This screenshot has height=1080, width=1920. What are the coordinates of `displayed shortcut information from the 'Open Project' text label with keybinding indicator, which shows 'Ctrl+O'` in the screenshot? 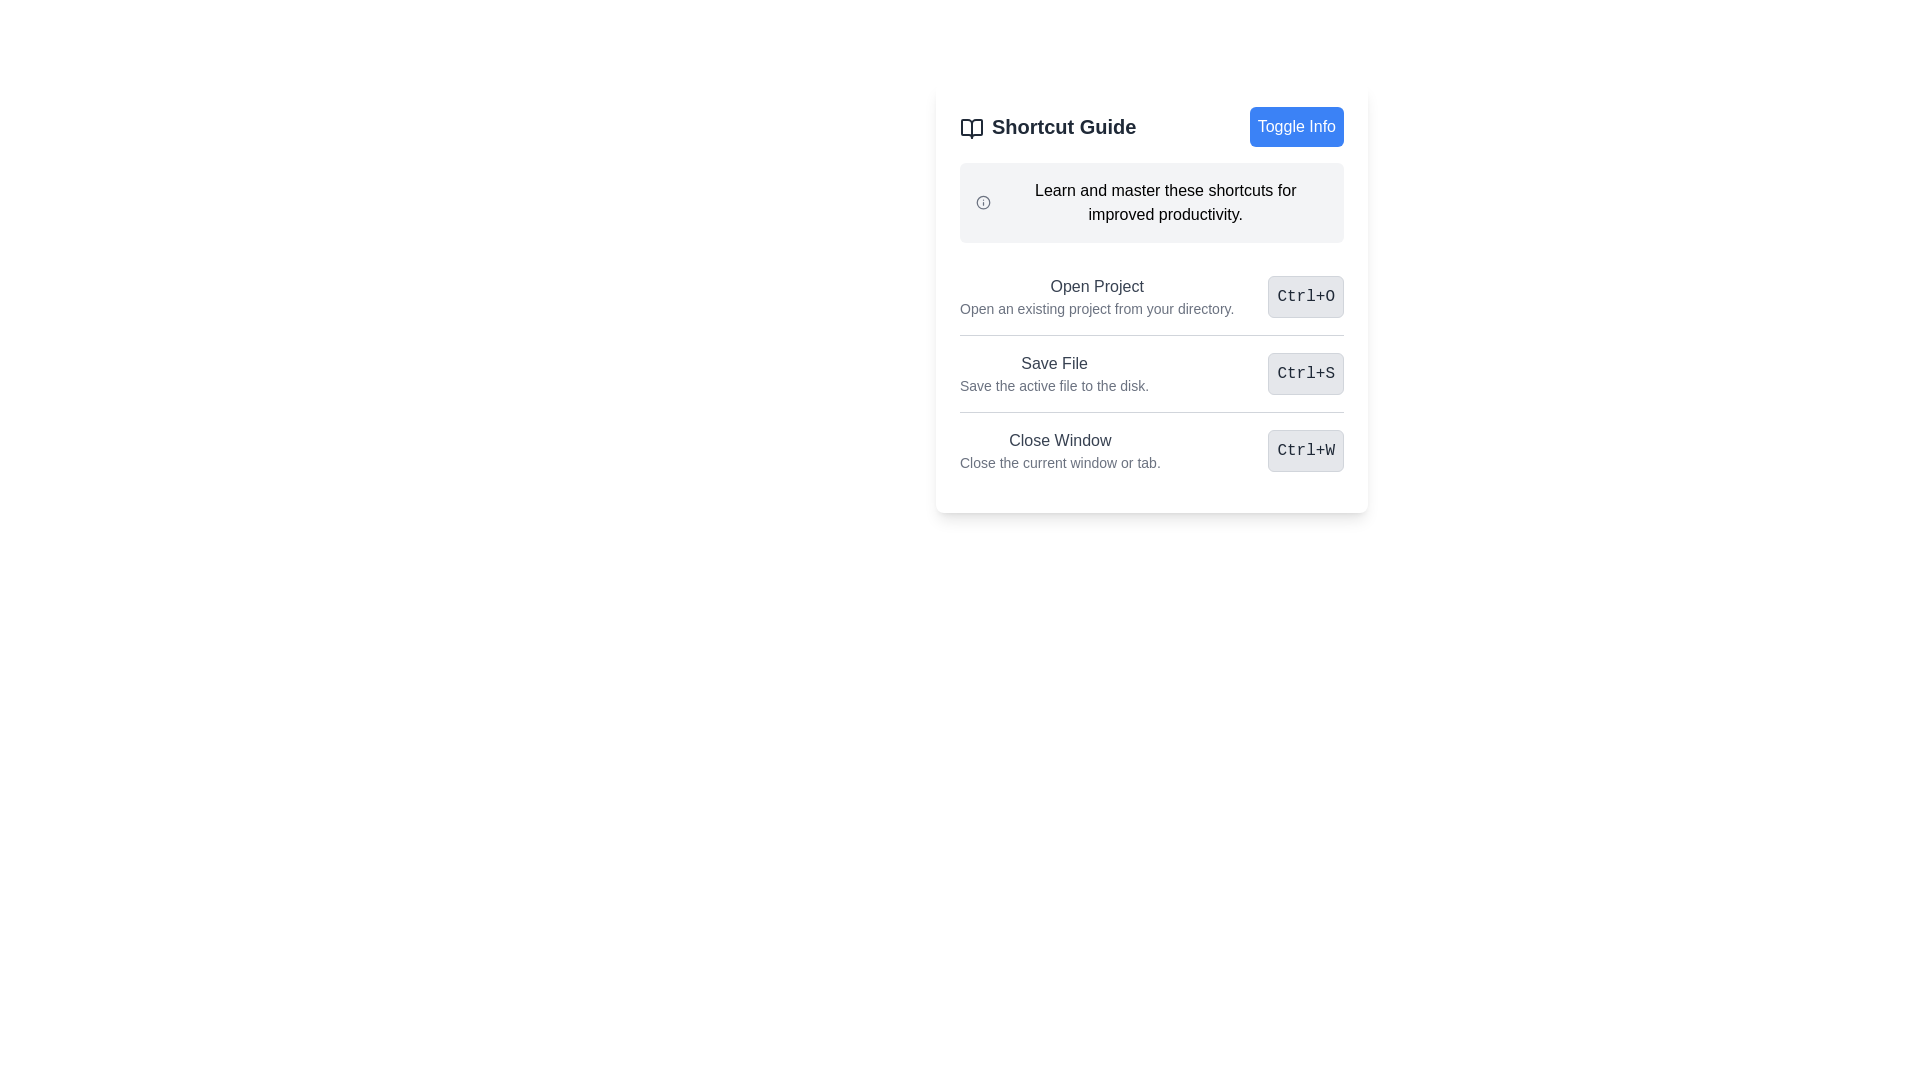 It's located at (1152, 297).